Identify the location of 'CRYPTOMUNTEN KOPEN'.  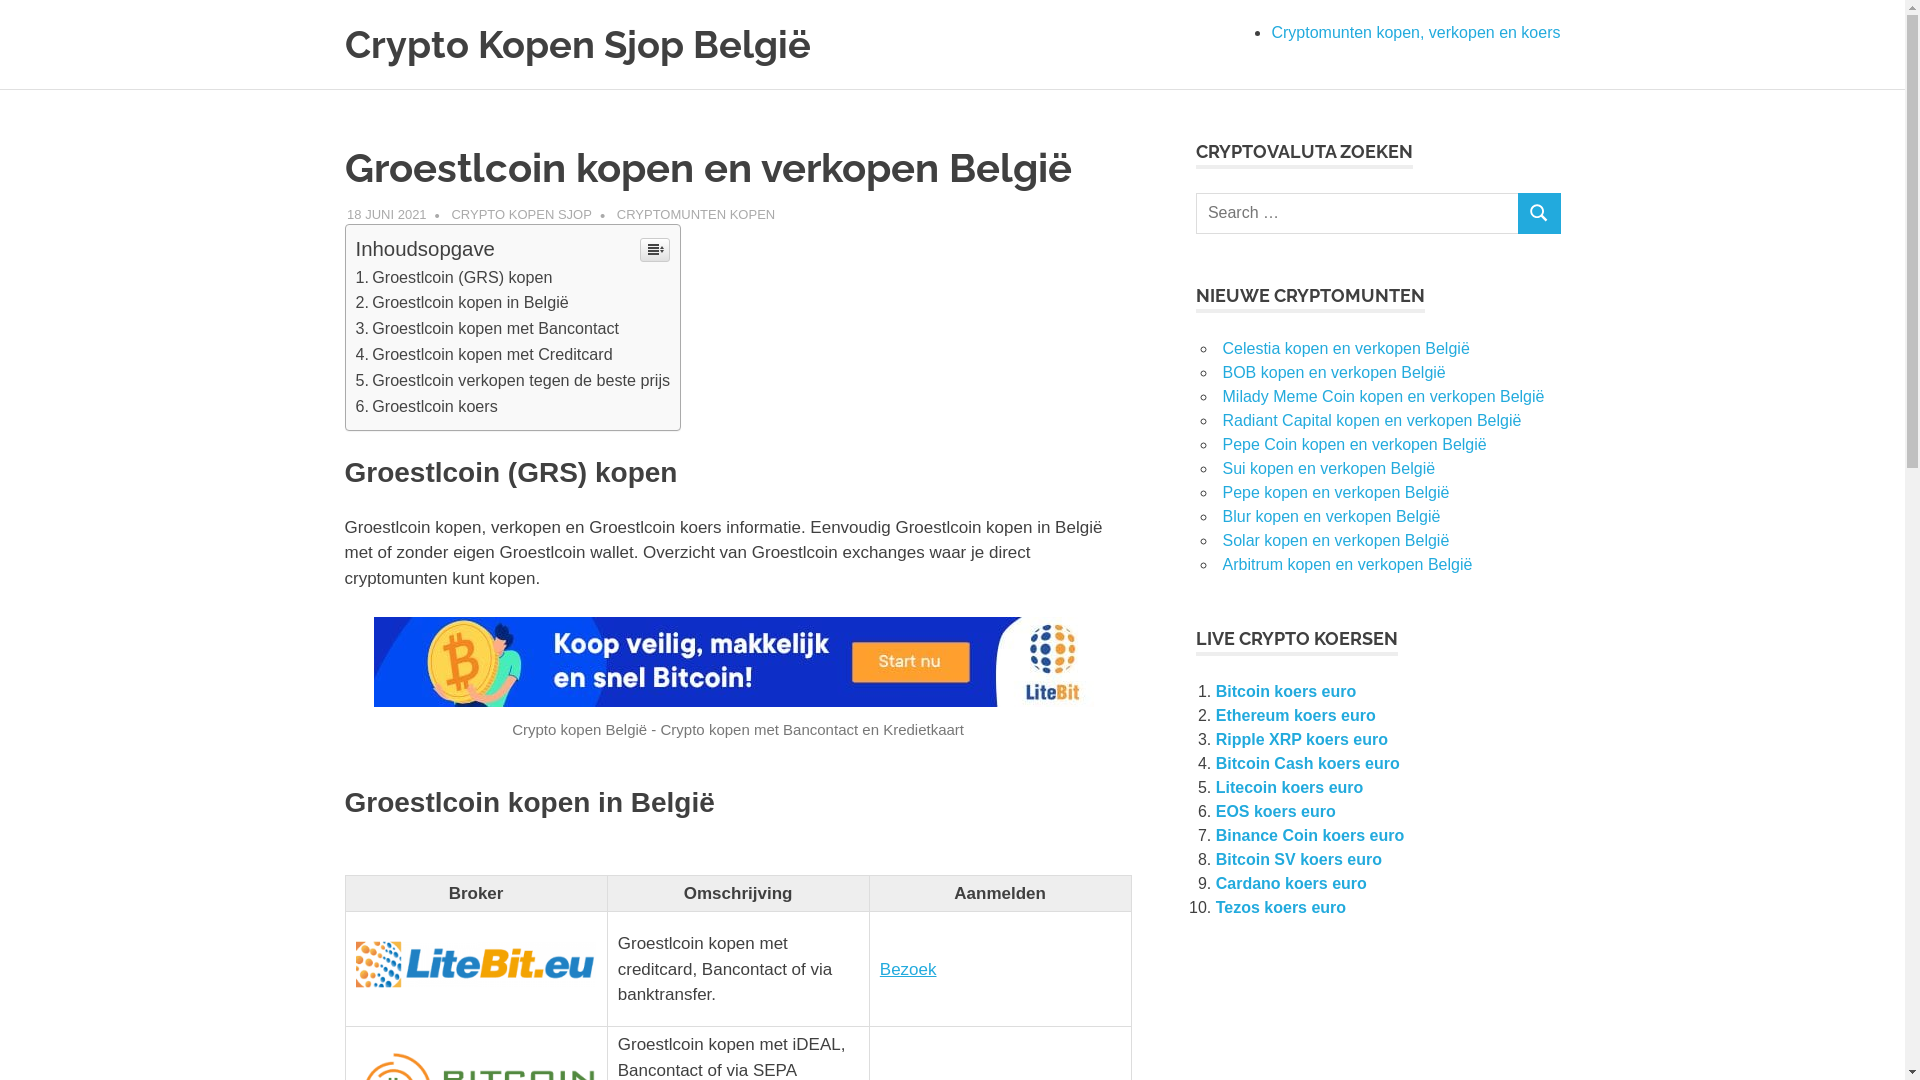
(696, 213).